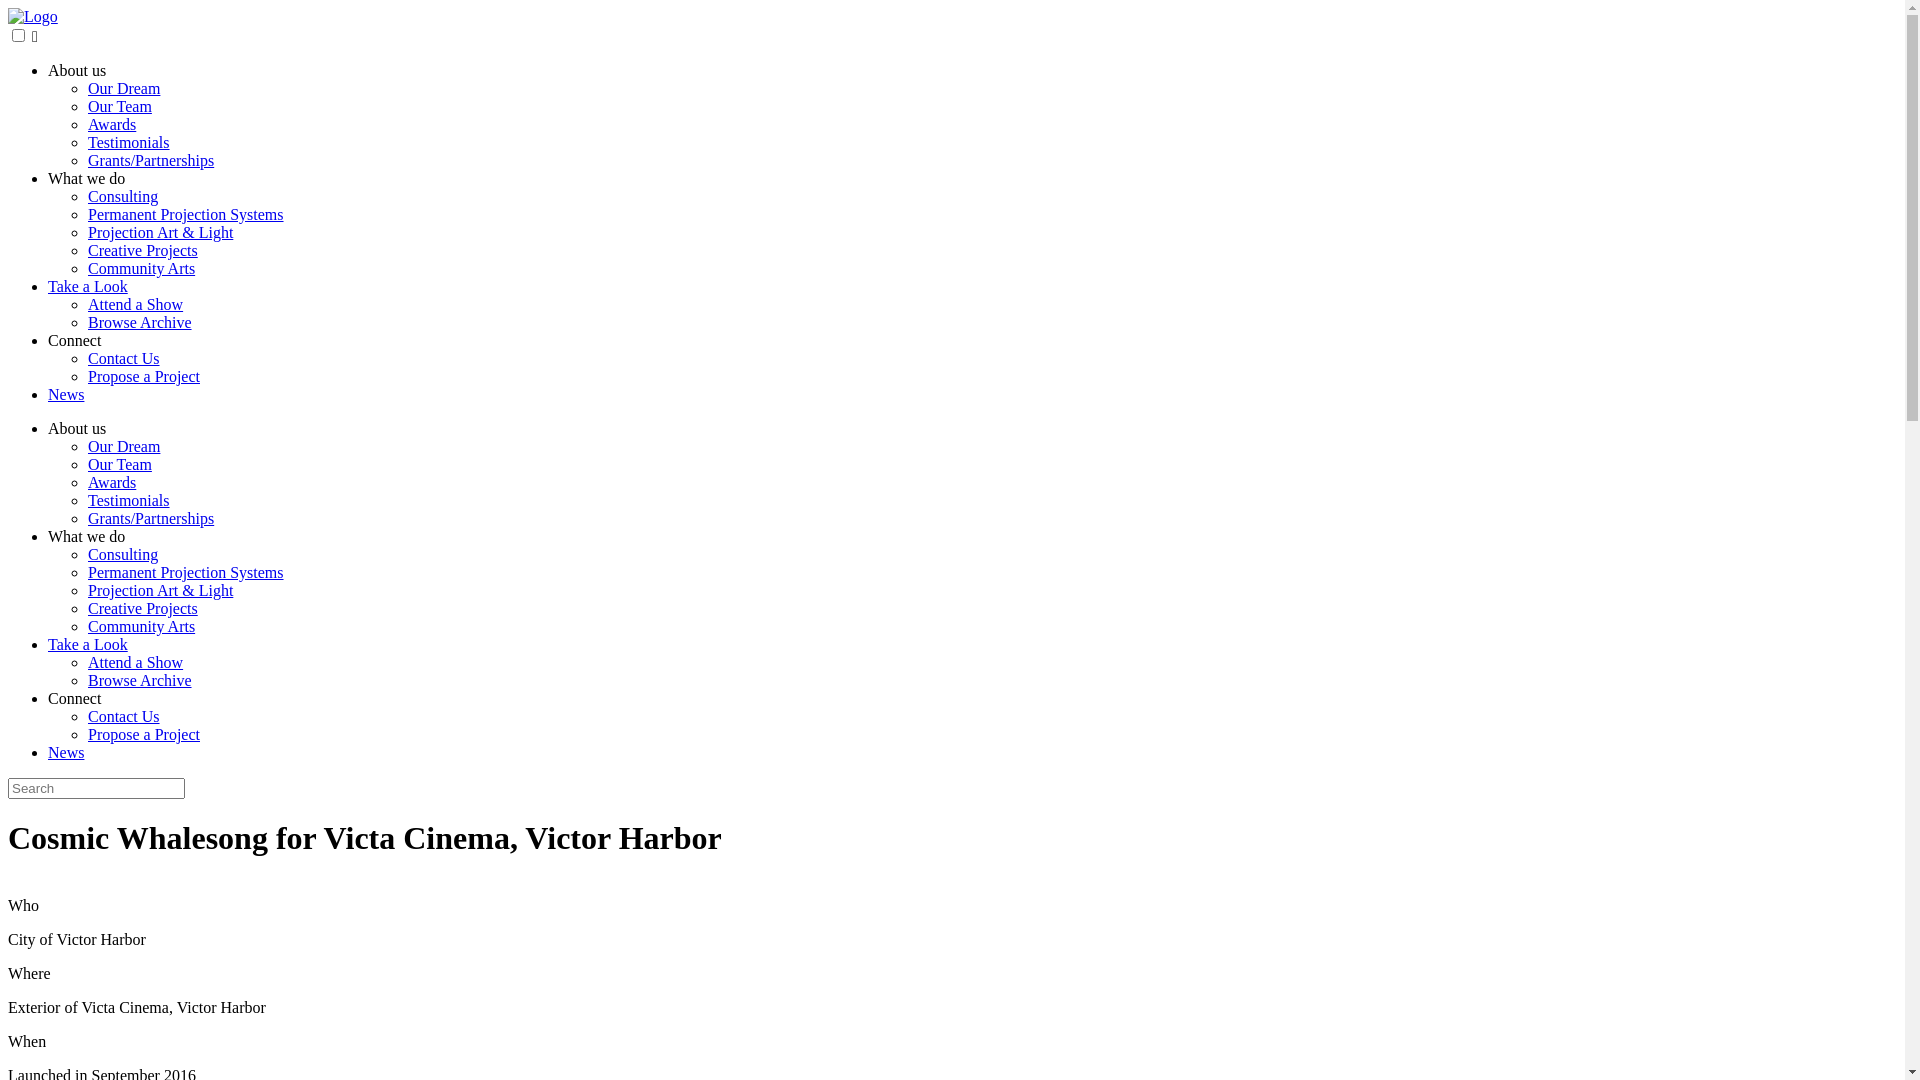 The height and width of the screenshot is (1080, 1920). What do you see at coordinates (142, 249) in the screenshot?
I see `'Creative Projects'` at bounding box center [142, 249].